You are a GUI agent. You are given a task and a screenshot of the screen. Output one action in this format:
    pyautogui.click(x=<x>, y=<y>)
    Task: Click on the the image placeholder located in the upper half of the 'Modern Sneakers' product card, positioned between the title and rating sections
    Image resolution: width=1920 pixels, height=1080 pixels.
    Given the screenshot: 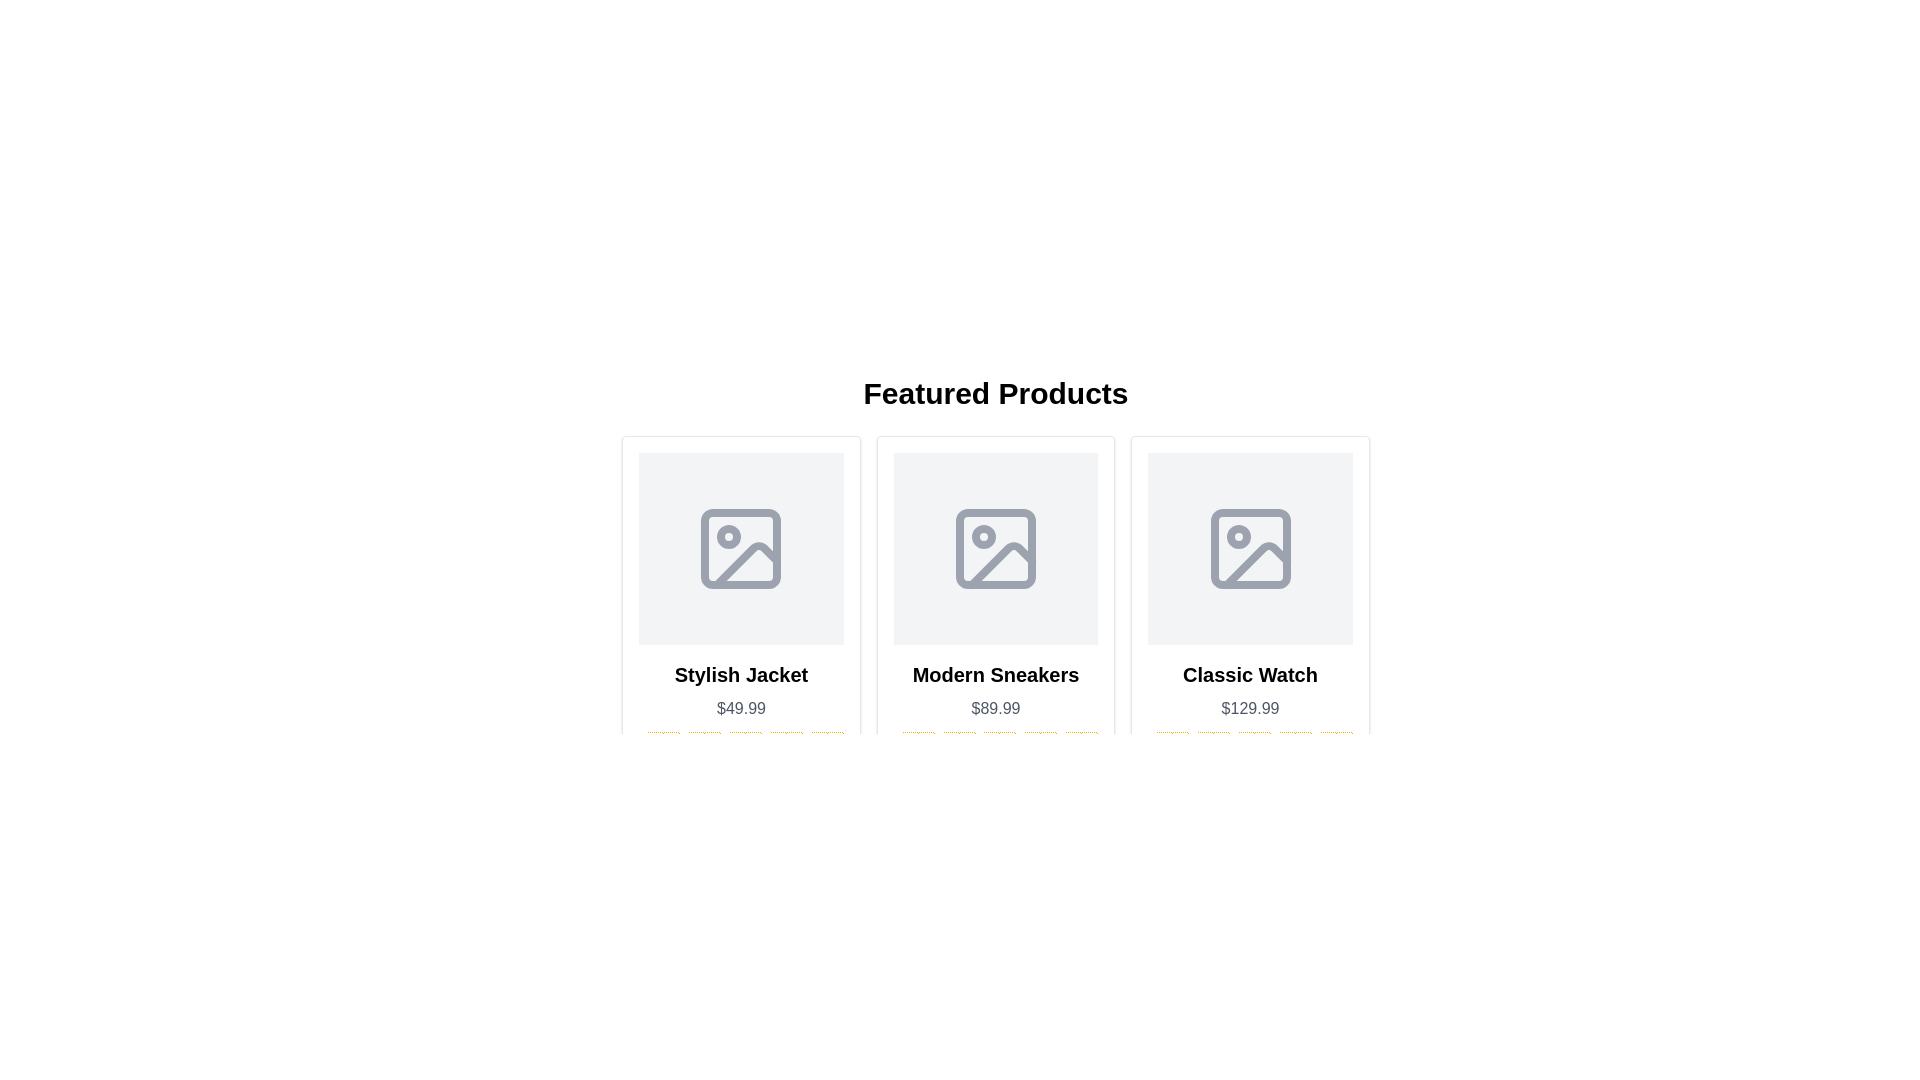 What is the action you would take?
    pyautogui.click(x=996, y=548)
    